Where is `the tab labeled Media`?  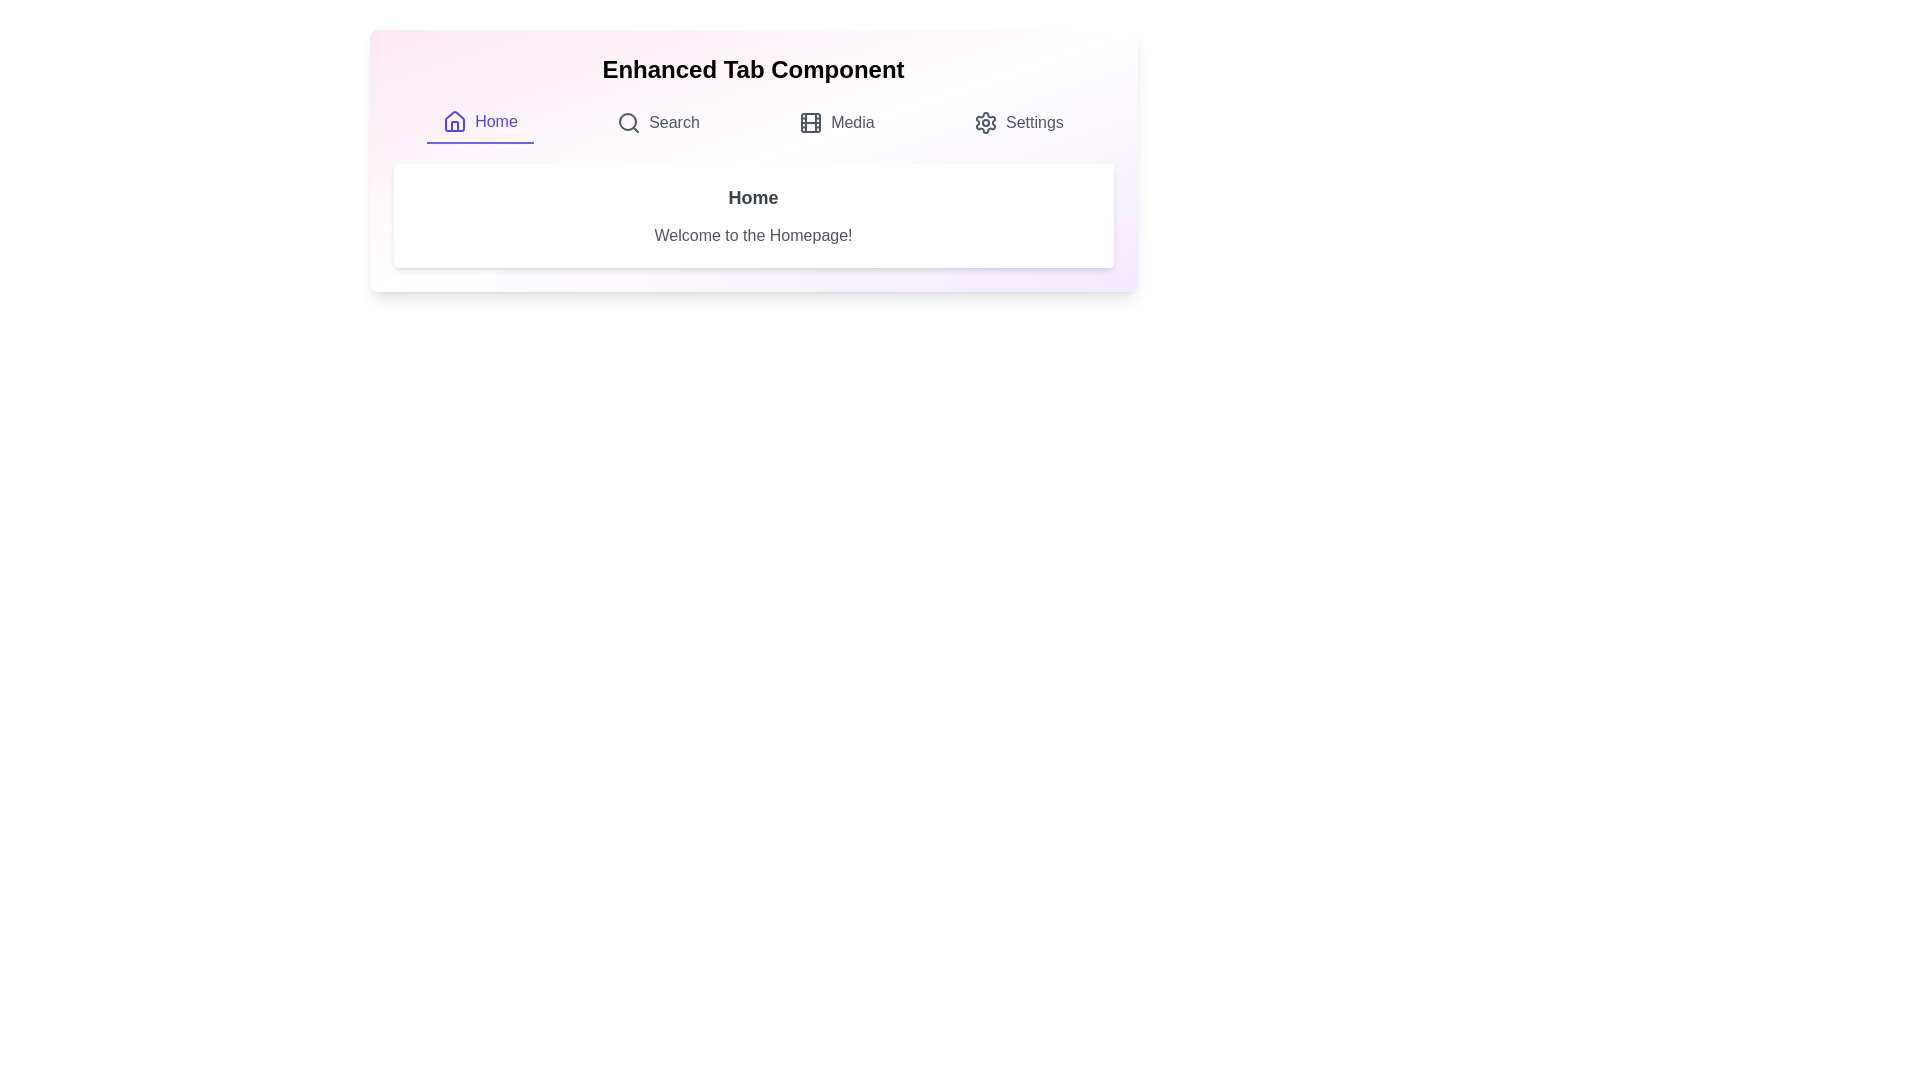
the tab labeled Media is located at coordinates (836, 123).